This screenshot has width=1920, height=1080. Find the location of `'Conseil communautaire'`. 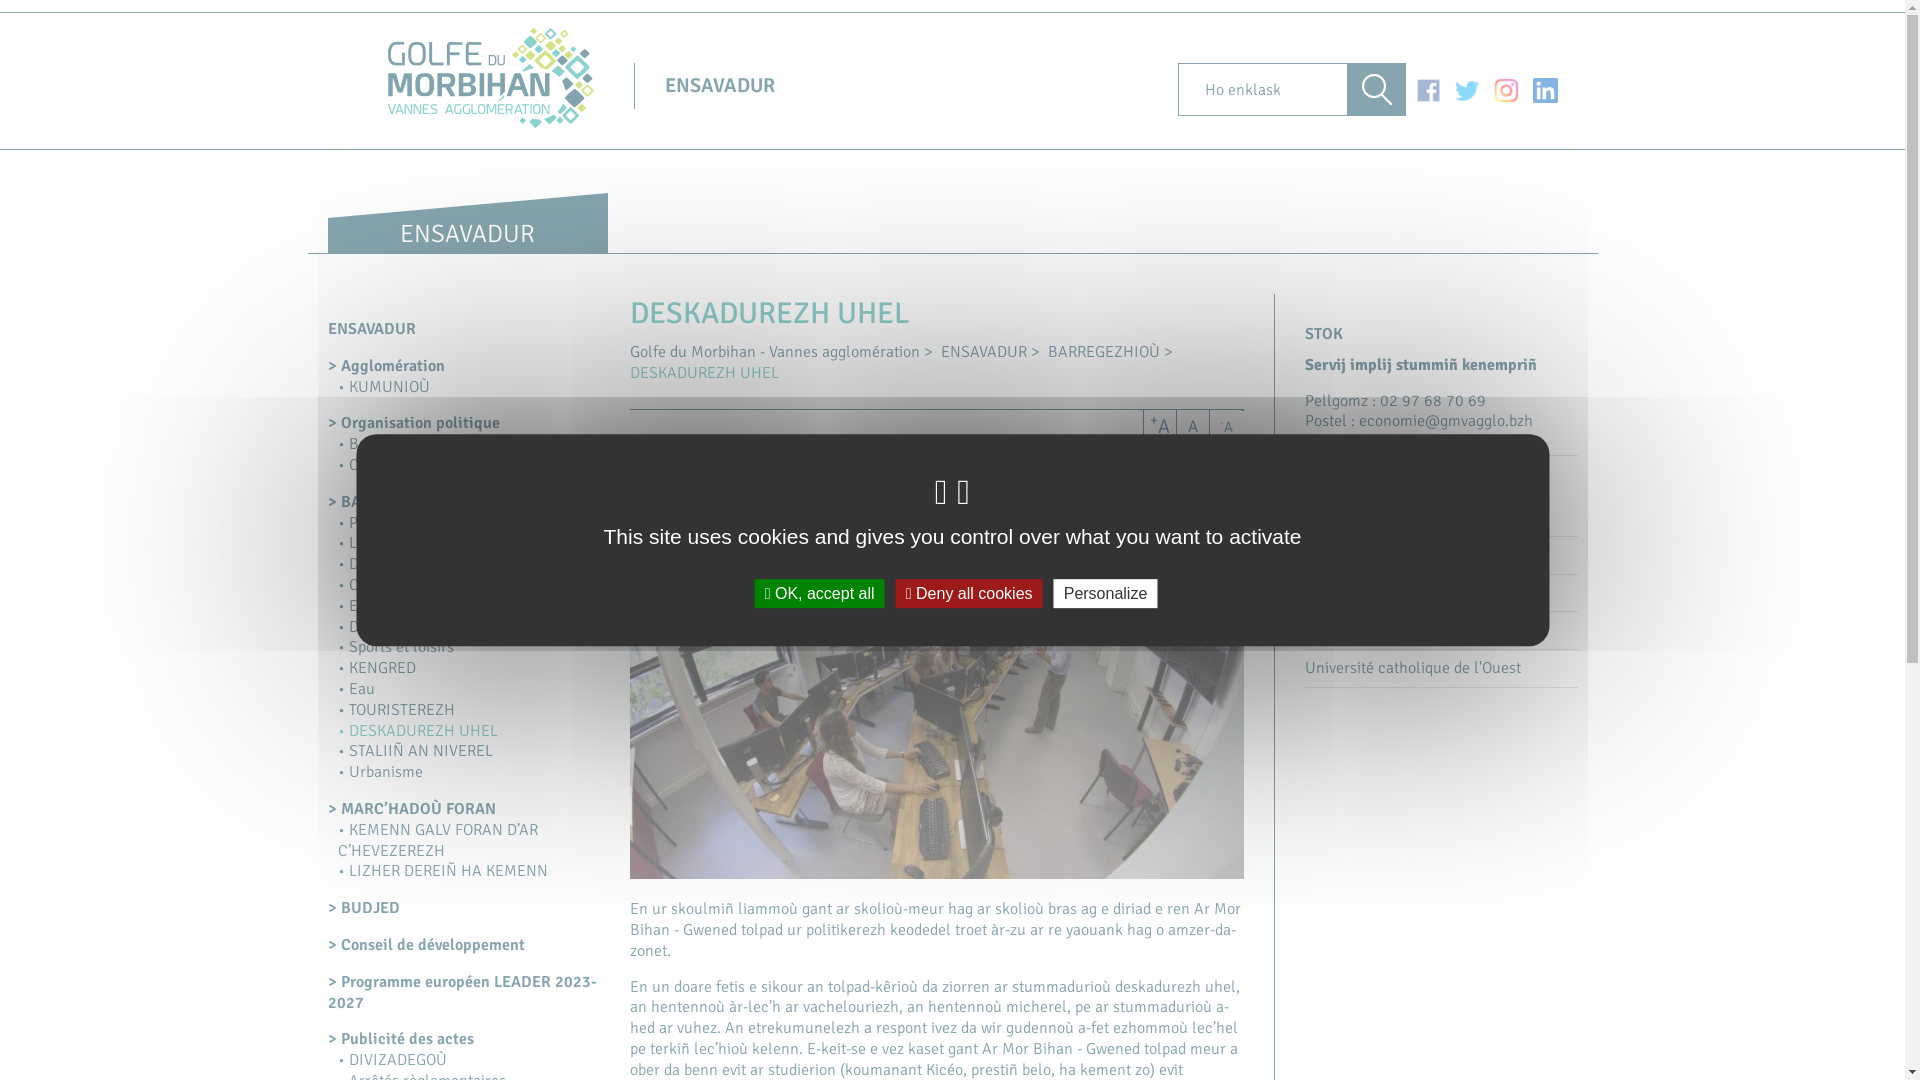

'Conseil communautaire' is located at coordinates (424, 465).